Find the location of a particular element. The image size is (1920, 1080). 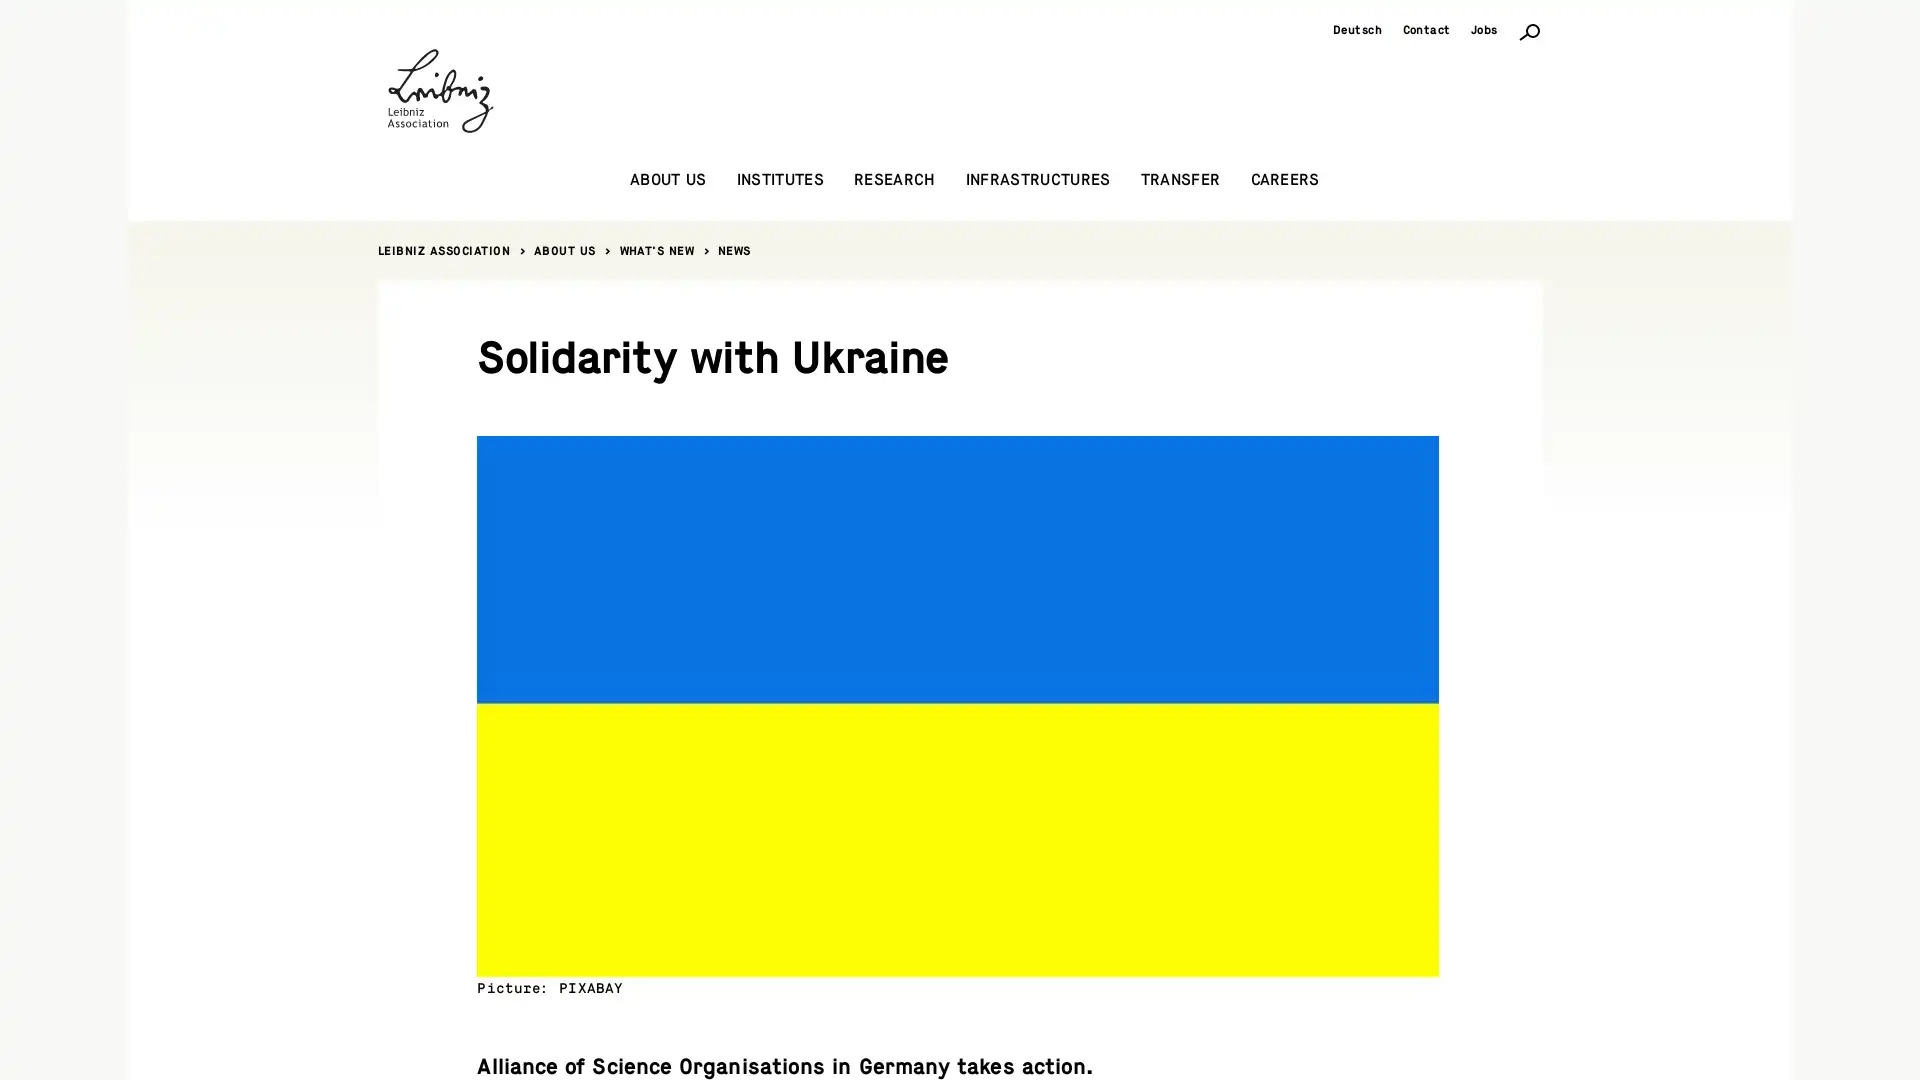

INFRASTRUCTURES is located at coordinates (1037, 180).